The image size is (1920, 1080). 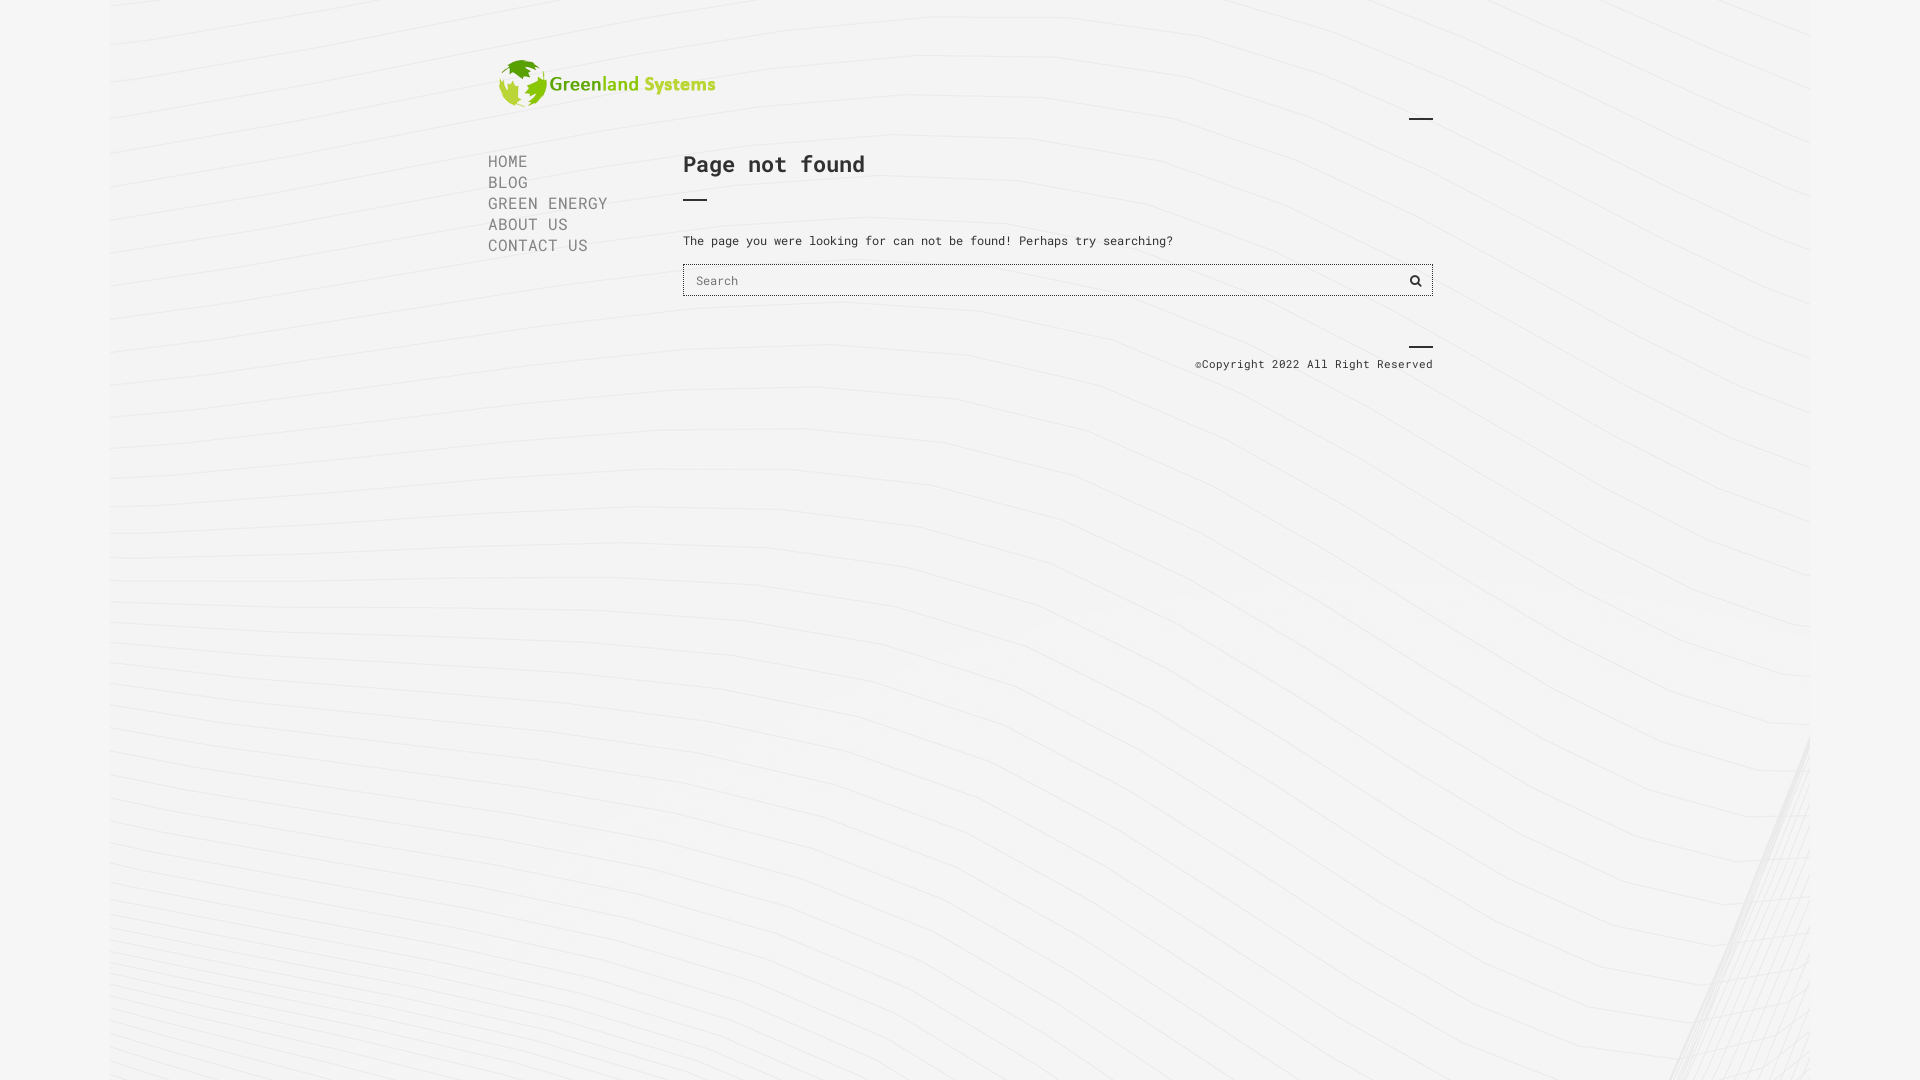 What do you see at coordinates (569, 223) in the screenshot?
I see `'ABOUT US'` at bounding box center [569, 223].